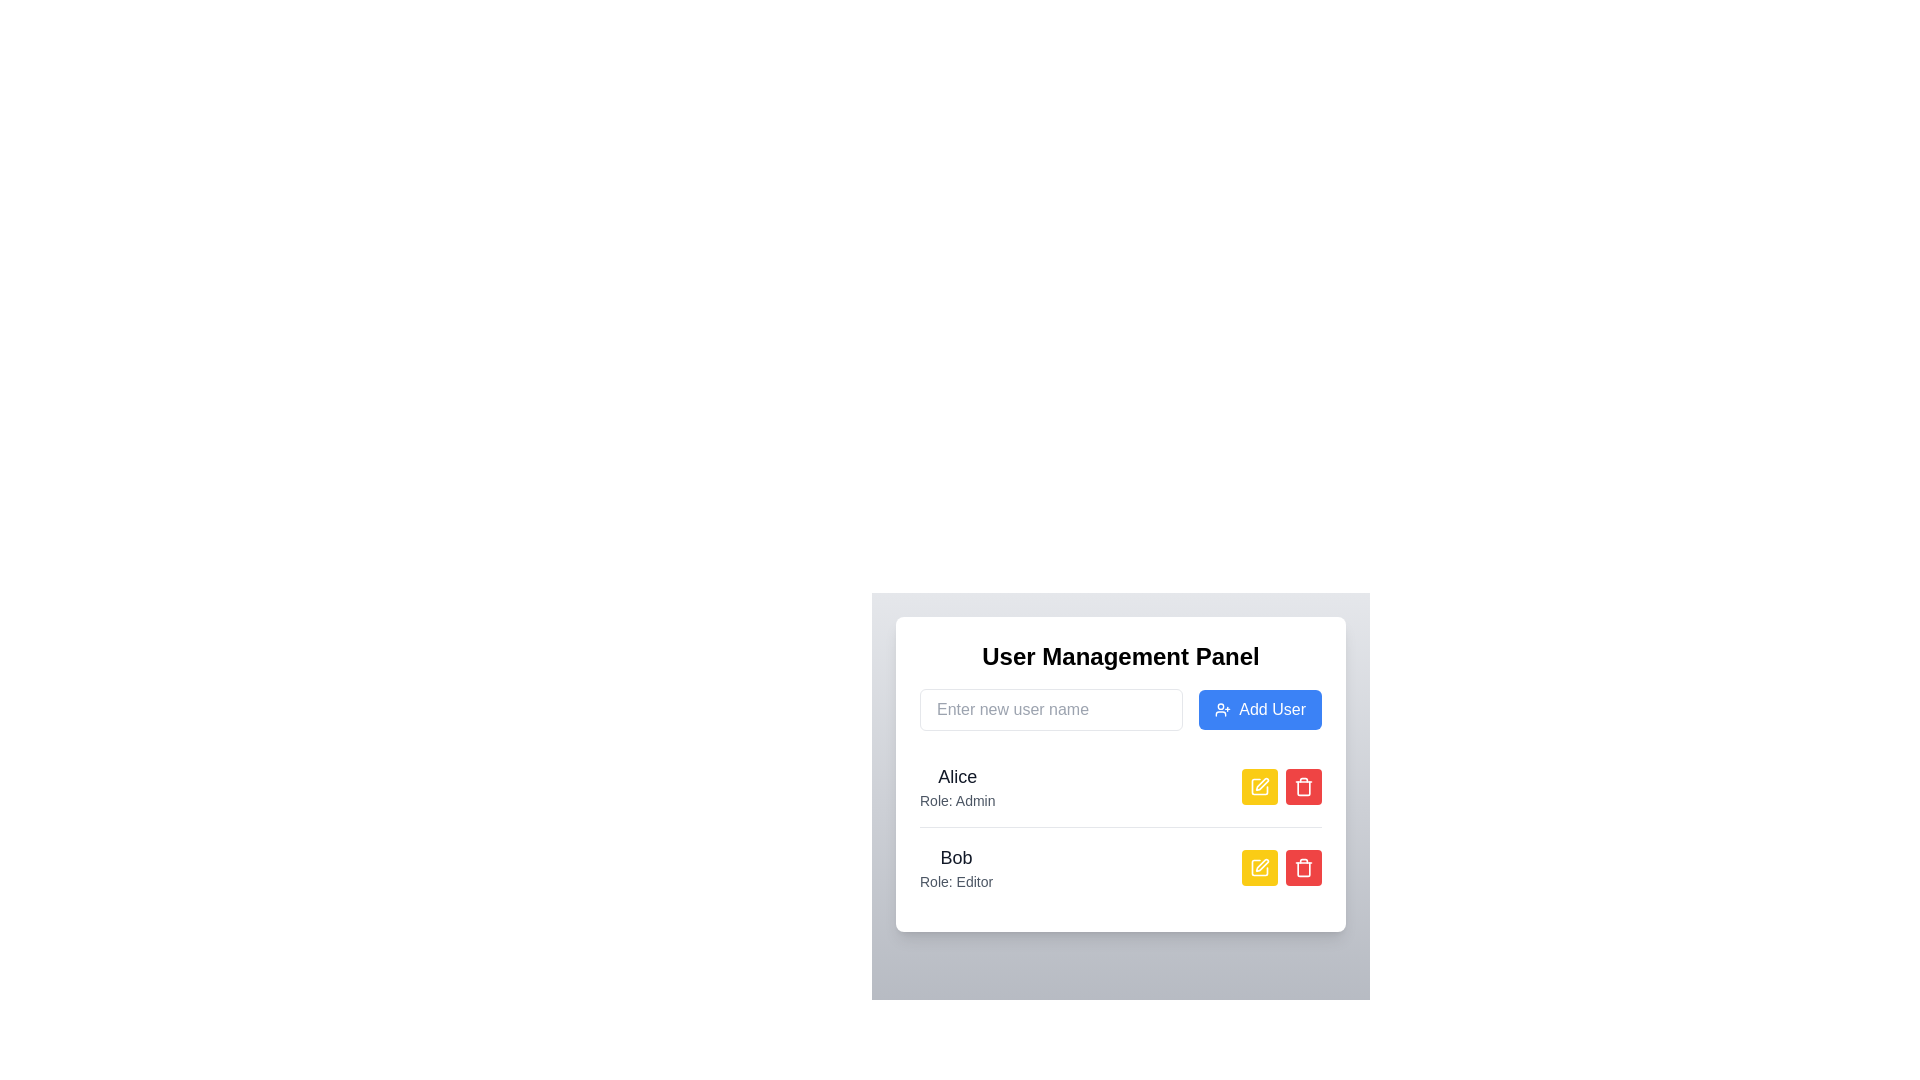  Describe the element at coordinates (1304, 785) in the screenshot. I see `the red rounded rectangular button with a trash can icon located in the second row of the User Management Panel` at that location.